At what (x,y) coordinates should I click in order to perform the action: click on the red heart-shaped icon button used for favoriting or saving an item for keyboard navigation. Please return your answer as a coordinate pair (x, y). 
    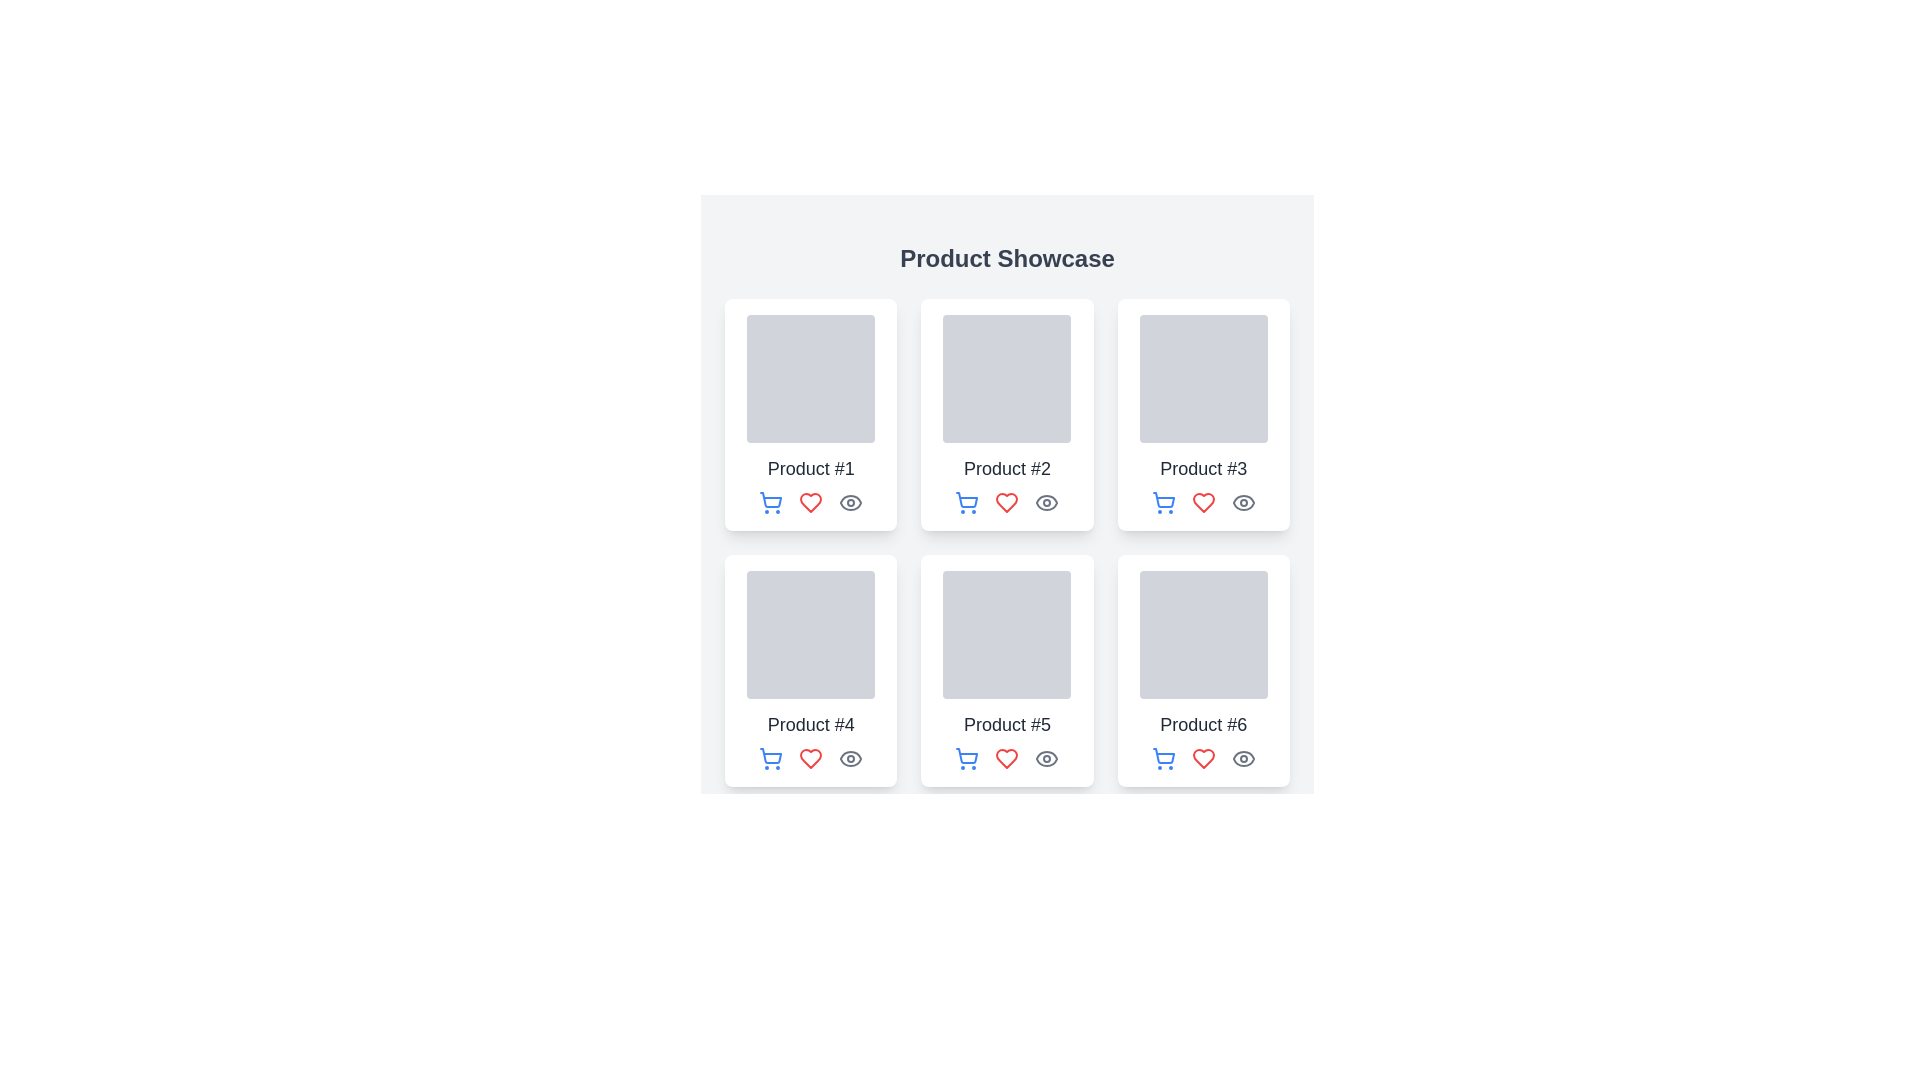
    Looking at the image, I should click on (1007, 501).